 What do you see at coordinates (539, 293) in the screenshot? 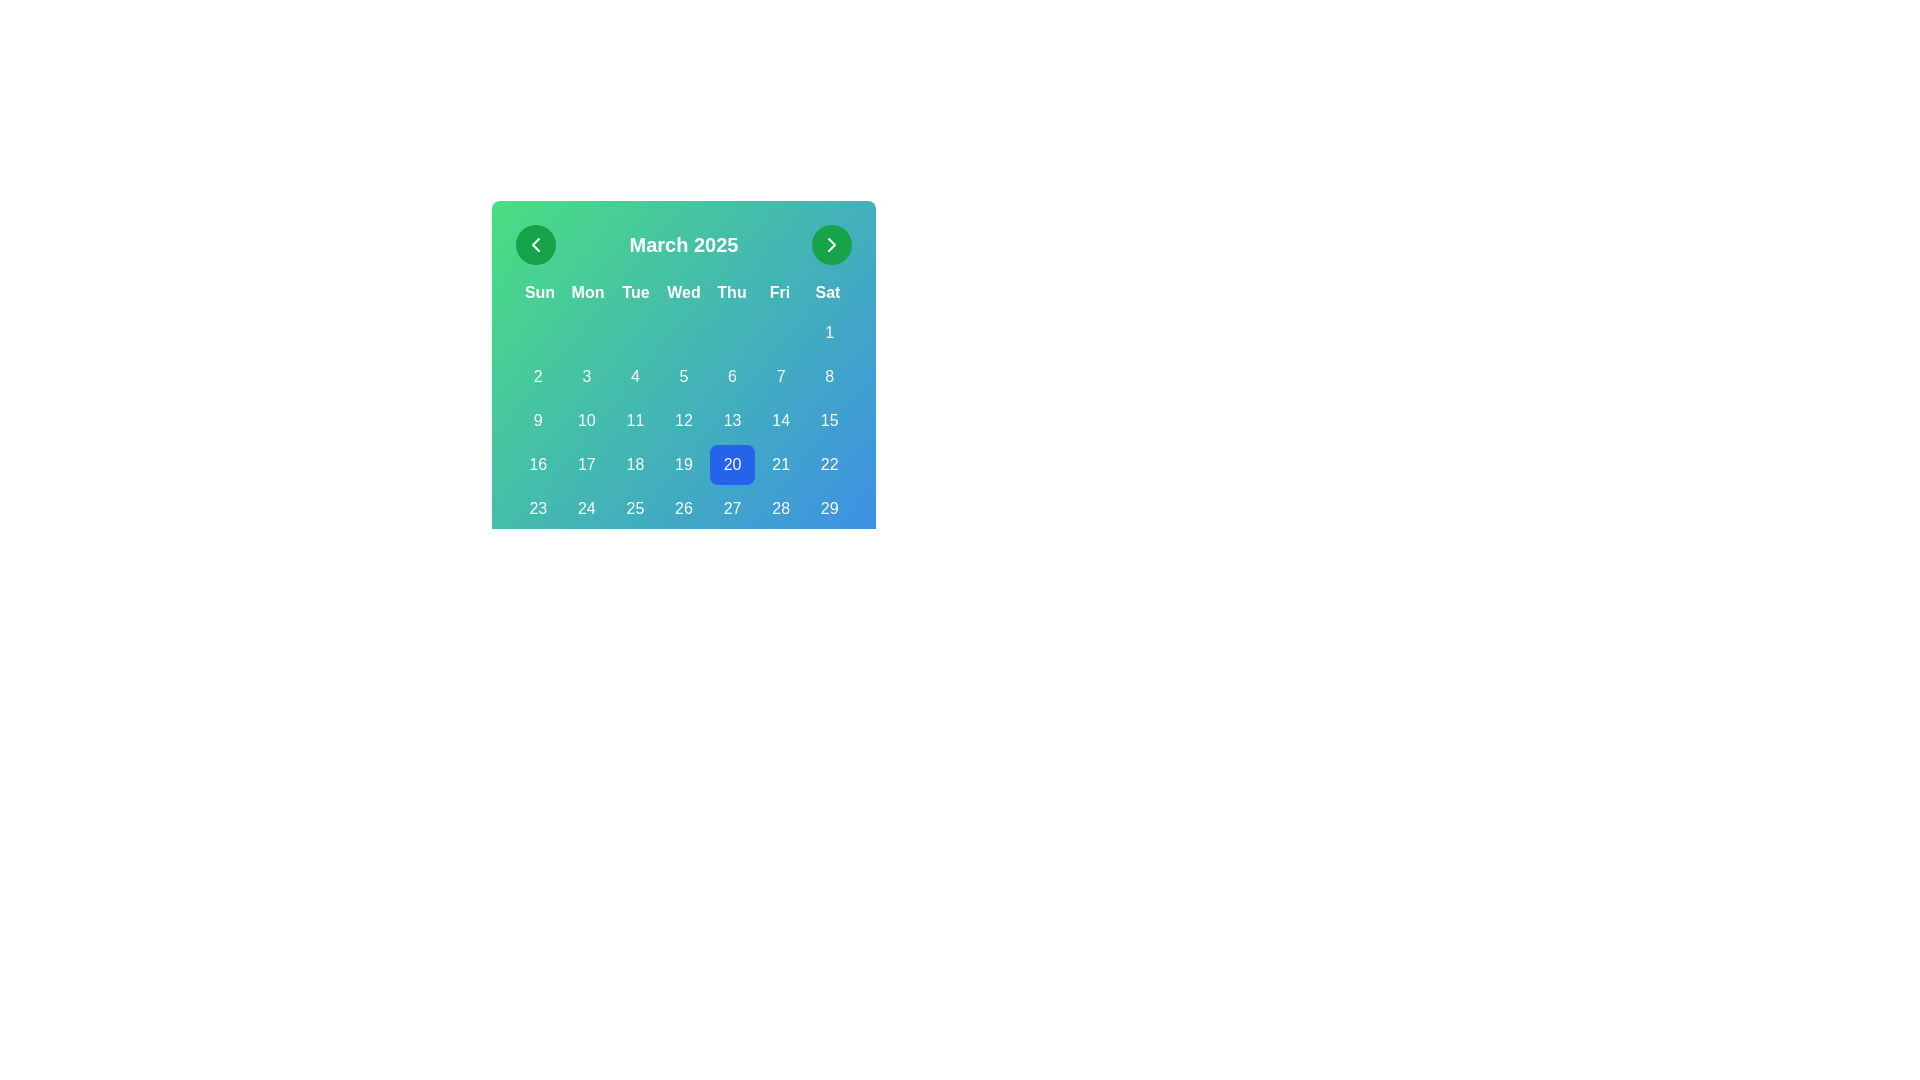
I see `the static text label displaying 'Sun' which represents Sunday in the calendar interface for additional information` at bounding box center [539, 293].